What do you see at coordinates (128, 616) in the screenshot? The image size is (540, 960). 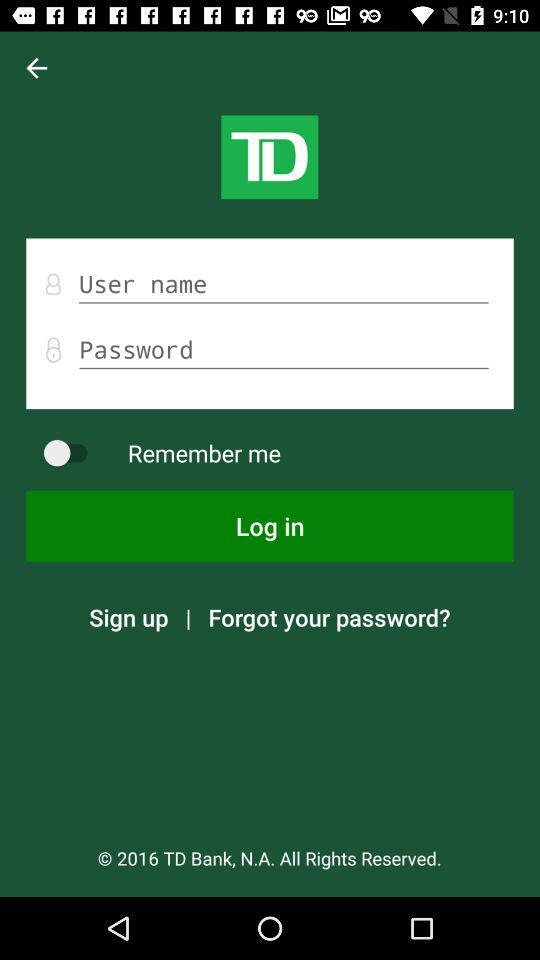 I see `the icon next to | icon` at bounding box center [128, 616].